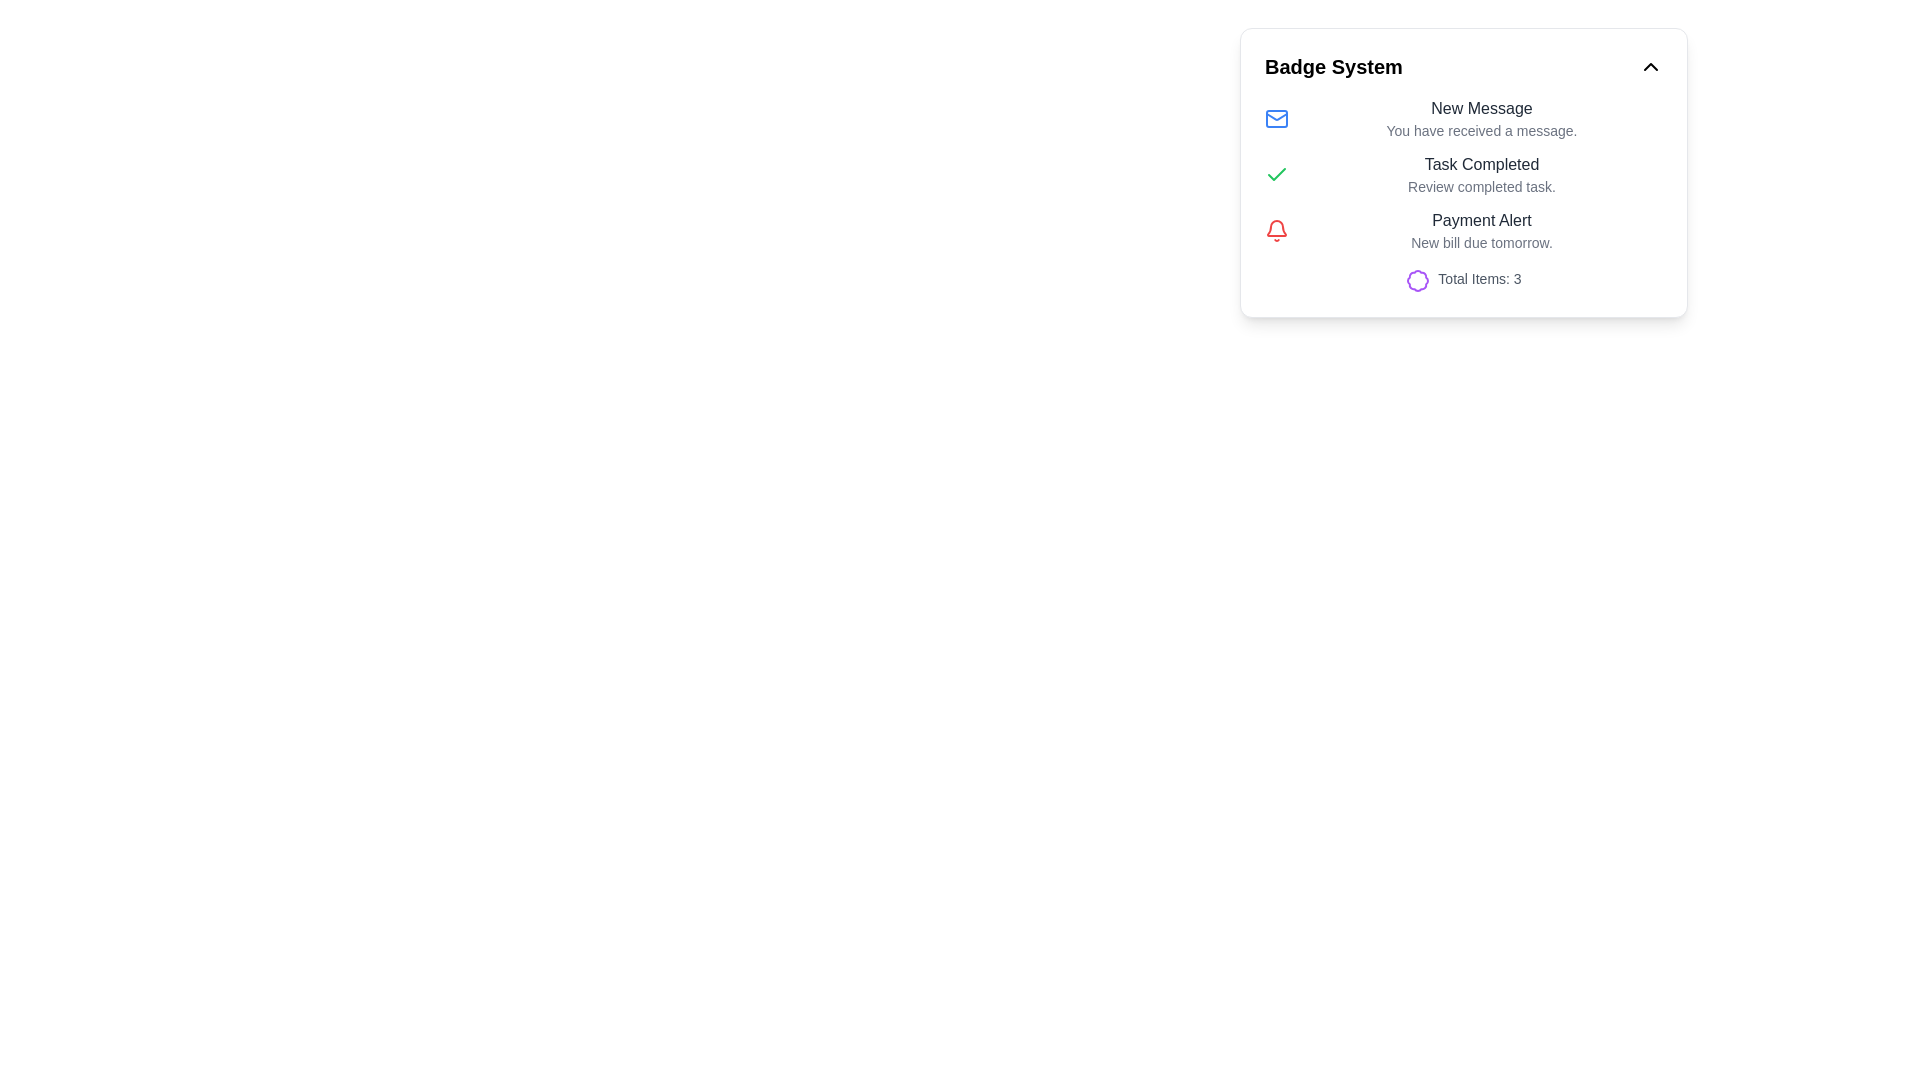  Describe the element at coordinates (1464, 172) in the screenshot. I see `the notification panel item that serves as a notification for completed tasks, which is the second item in the series of three notifications` at that location.